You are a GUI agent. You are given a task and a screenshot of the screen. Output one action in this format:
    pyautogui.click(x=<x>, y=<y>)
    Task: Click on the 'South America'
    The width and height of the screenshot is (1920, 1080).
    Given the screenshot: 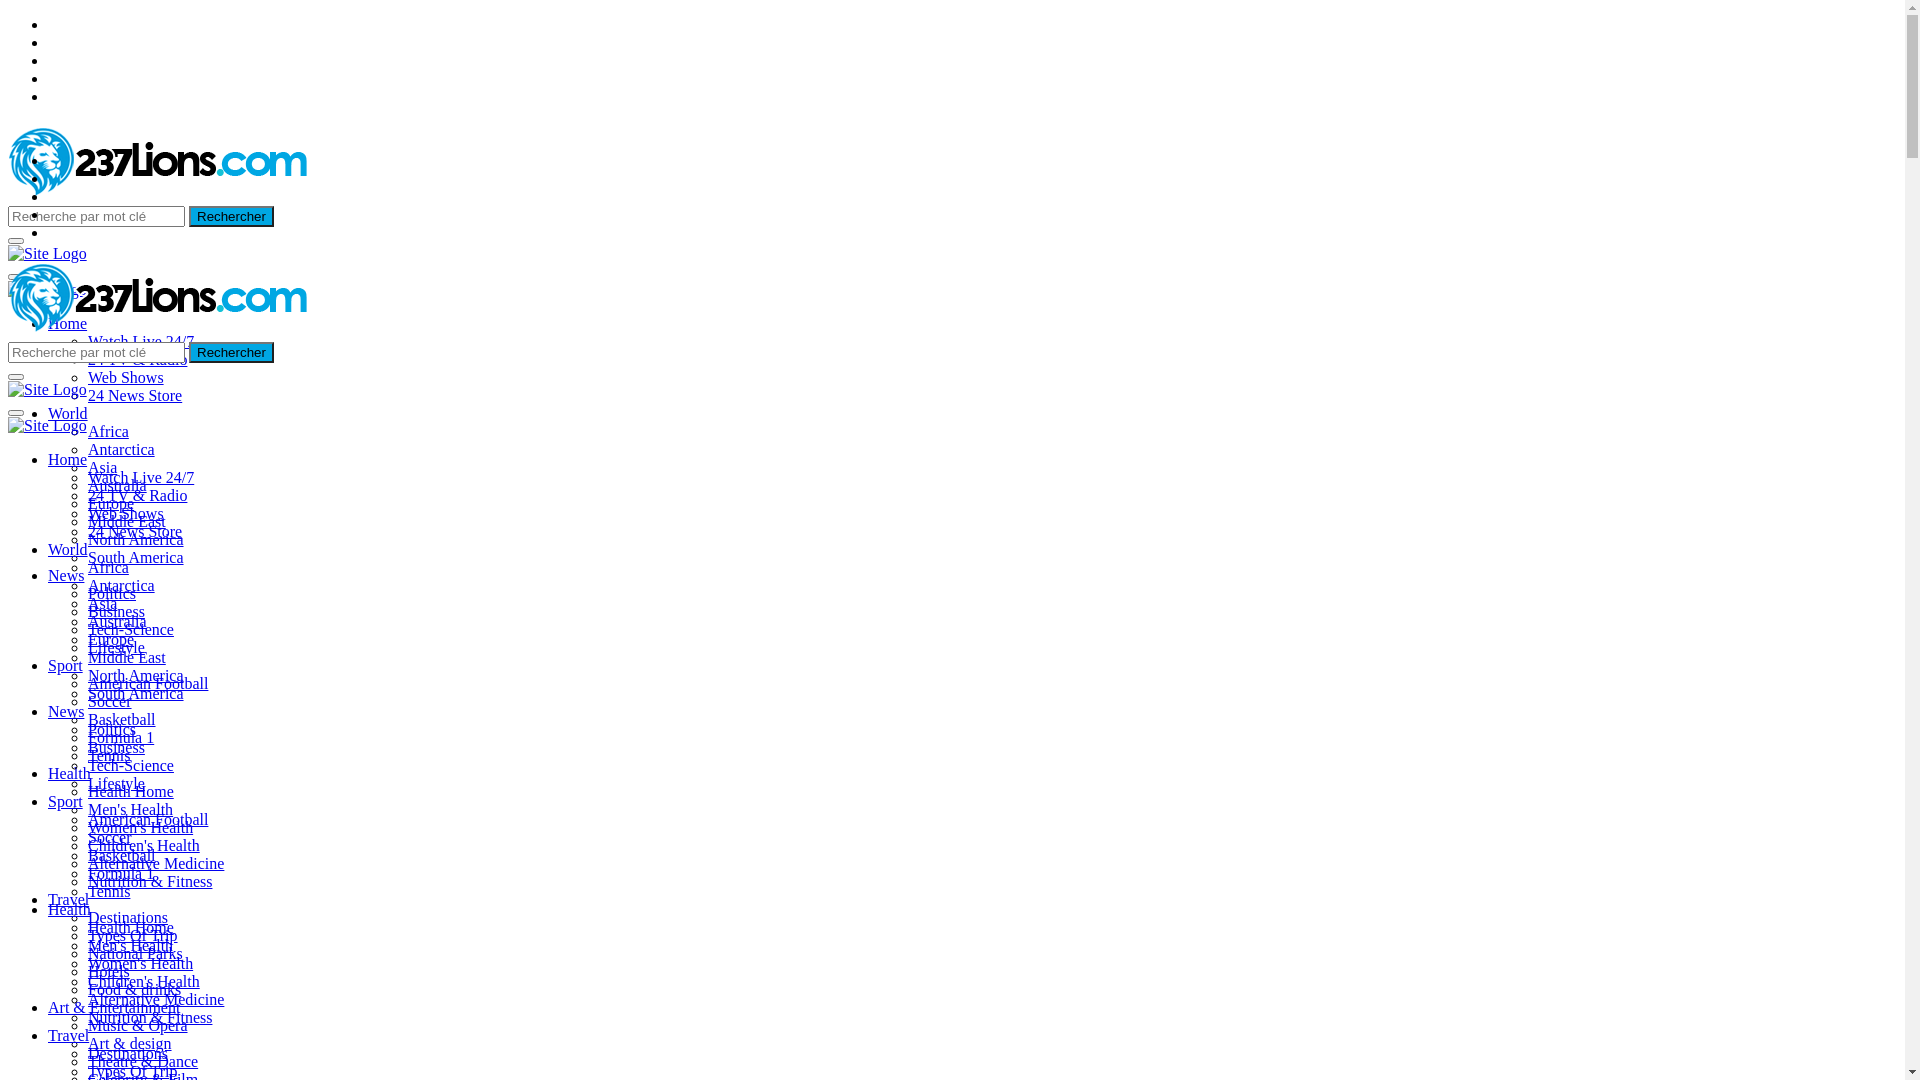 What is the action you would take?
    pyautogui.click(x=134, y=557)
    